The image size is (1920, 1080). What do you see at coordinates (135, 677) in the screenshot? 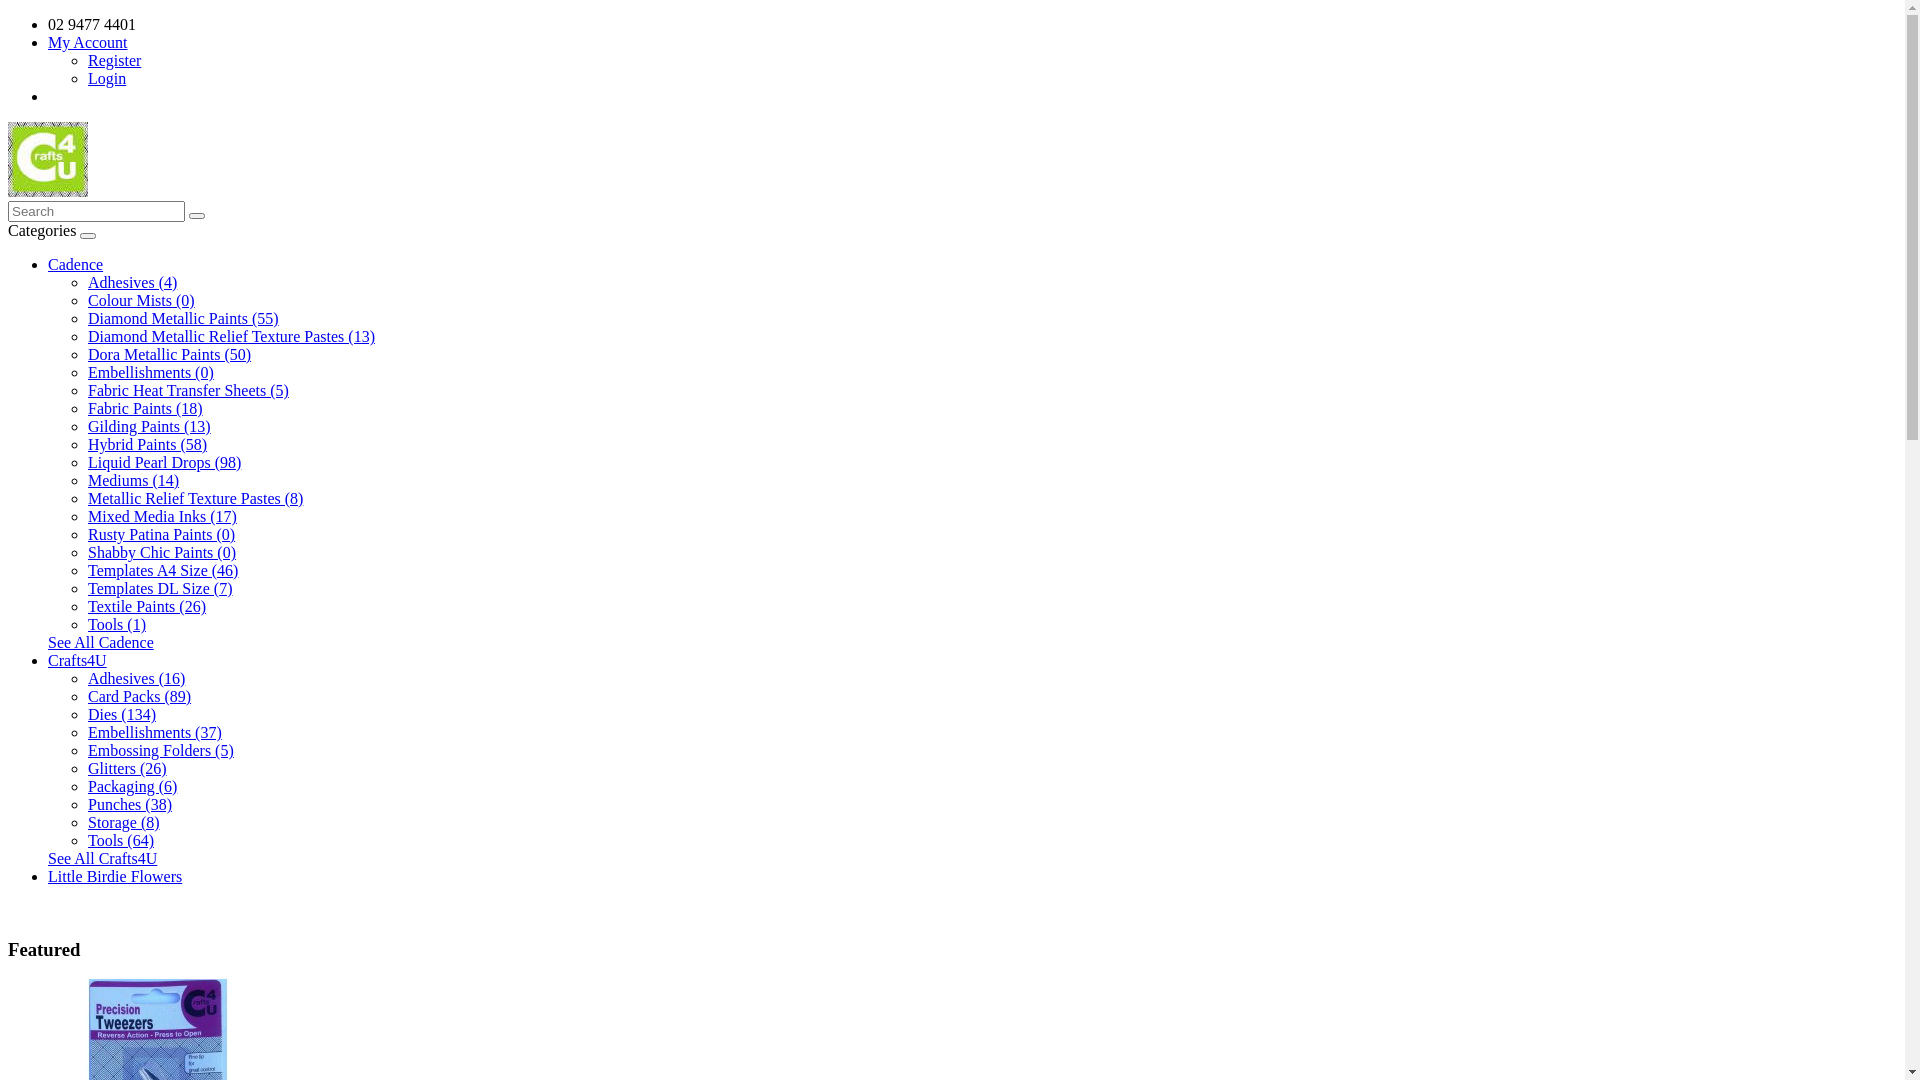
I see `'Adhesives (16)'` at bounding box center [135, 677].